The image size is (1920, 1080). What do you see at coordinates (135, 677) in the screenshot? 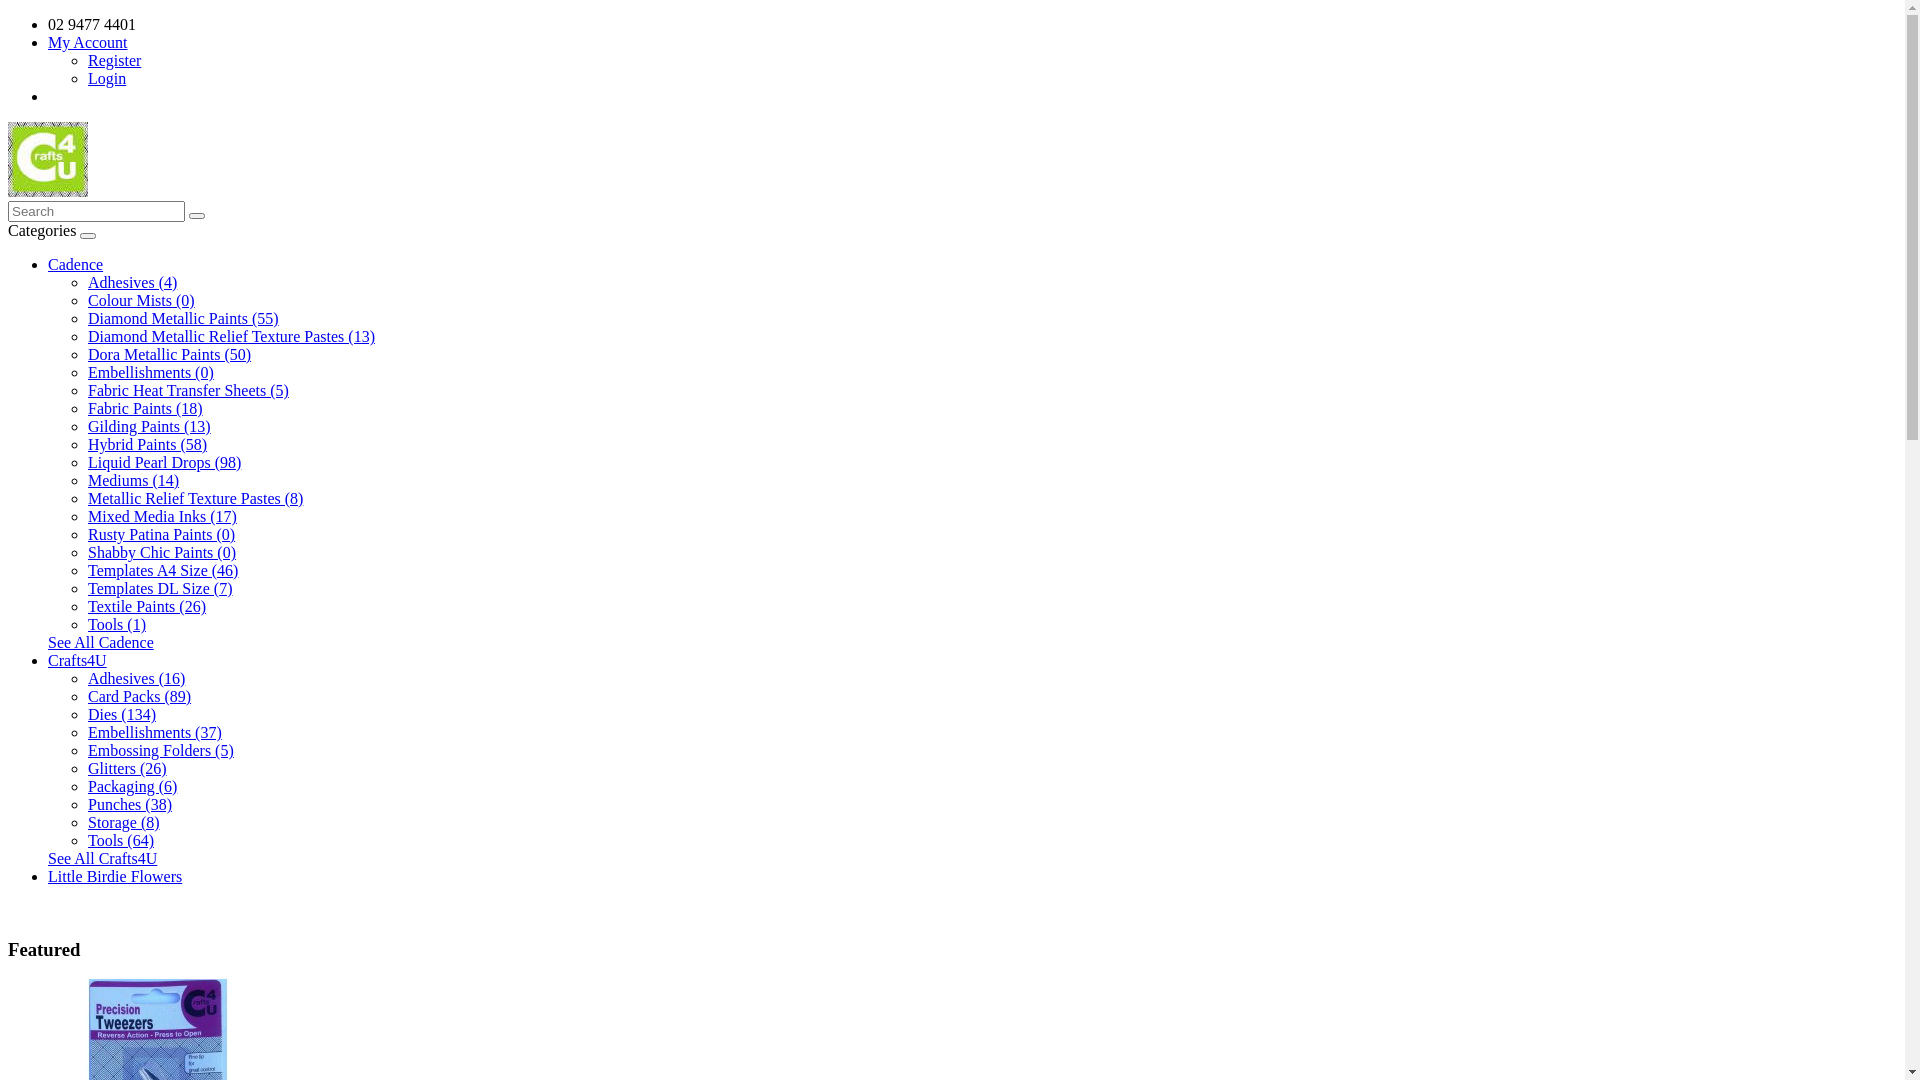
I see `'Adhesives (16)'` at bounding box center [135, 677].